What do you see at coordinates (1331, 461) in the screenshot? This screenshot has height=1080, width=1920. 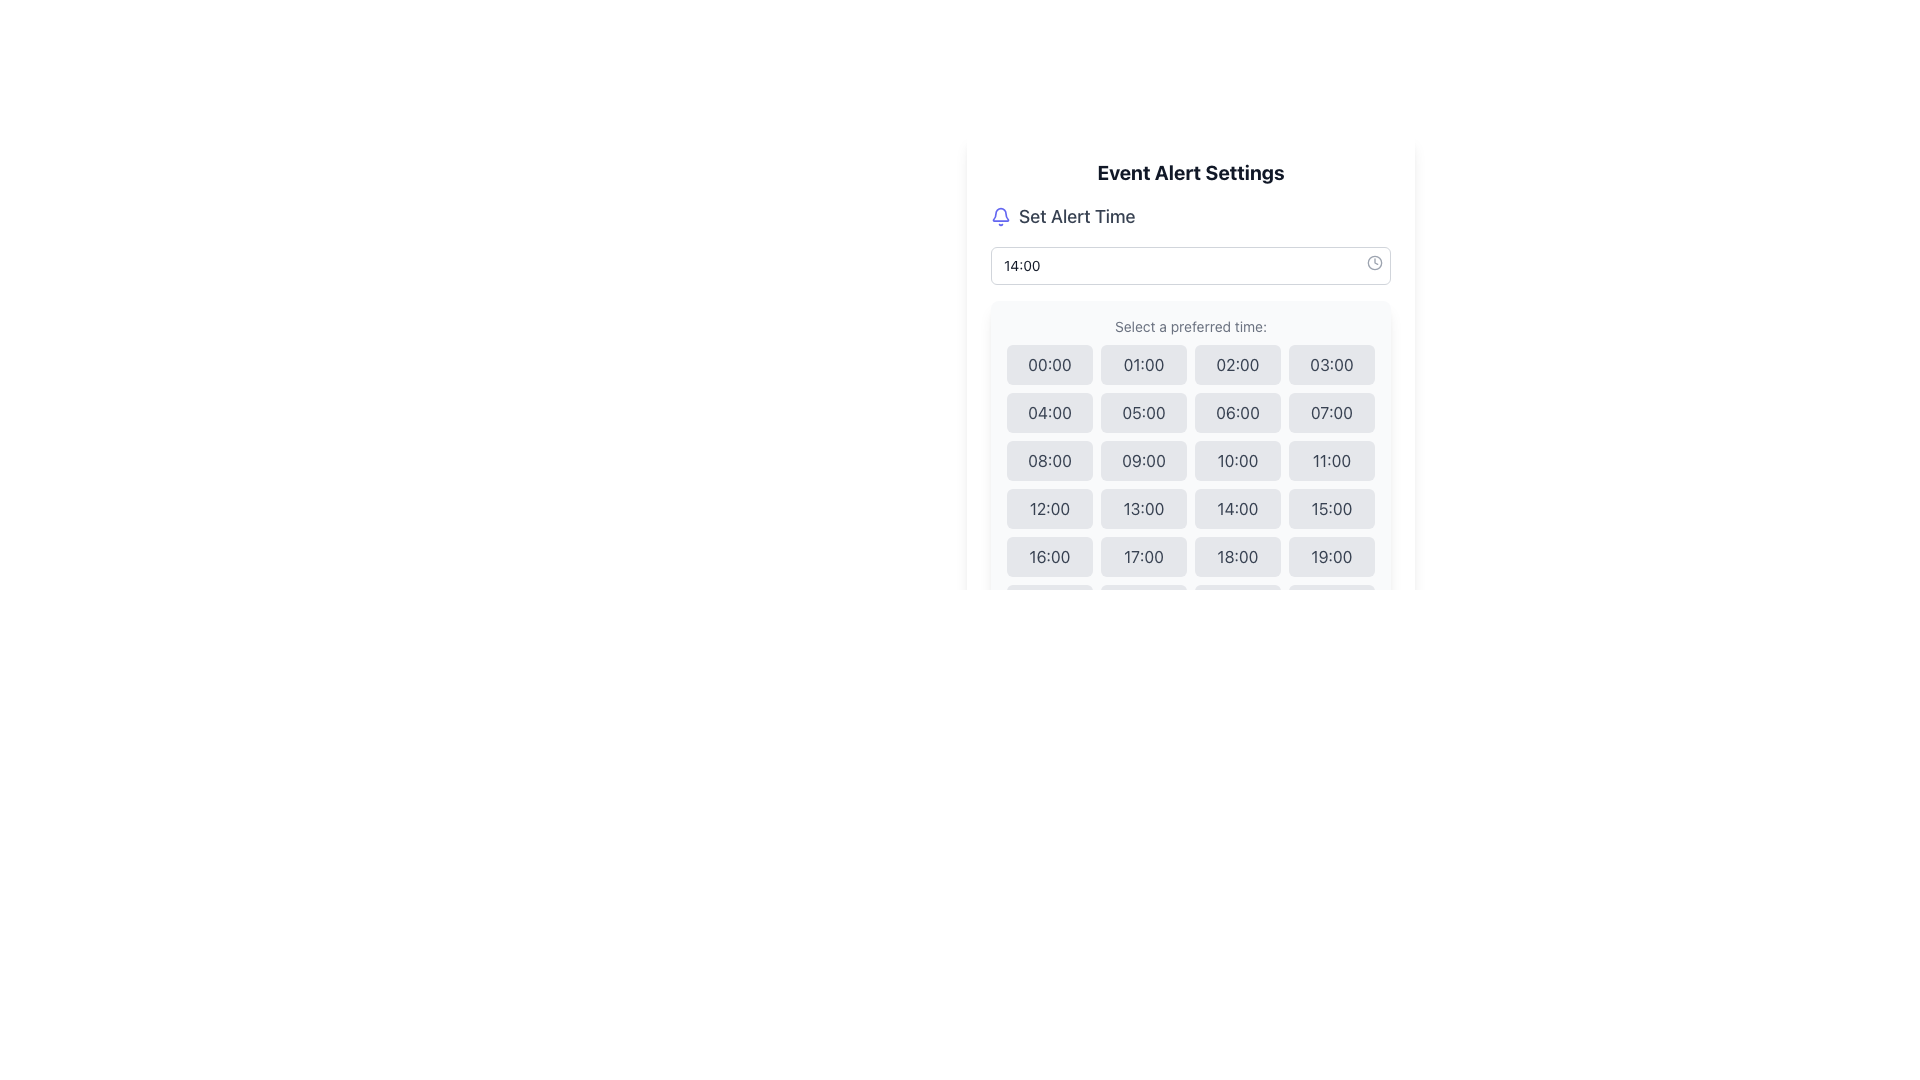 I see `the button labeled '11:00', which is a rectangular button with rounded corners in a gray background` at bounding box center [1331, 461].